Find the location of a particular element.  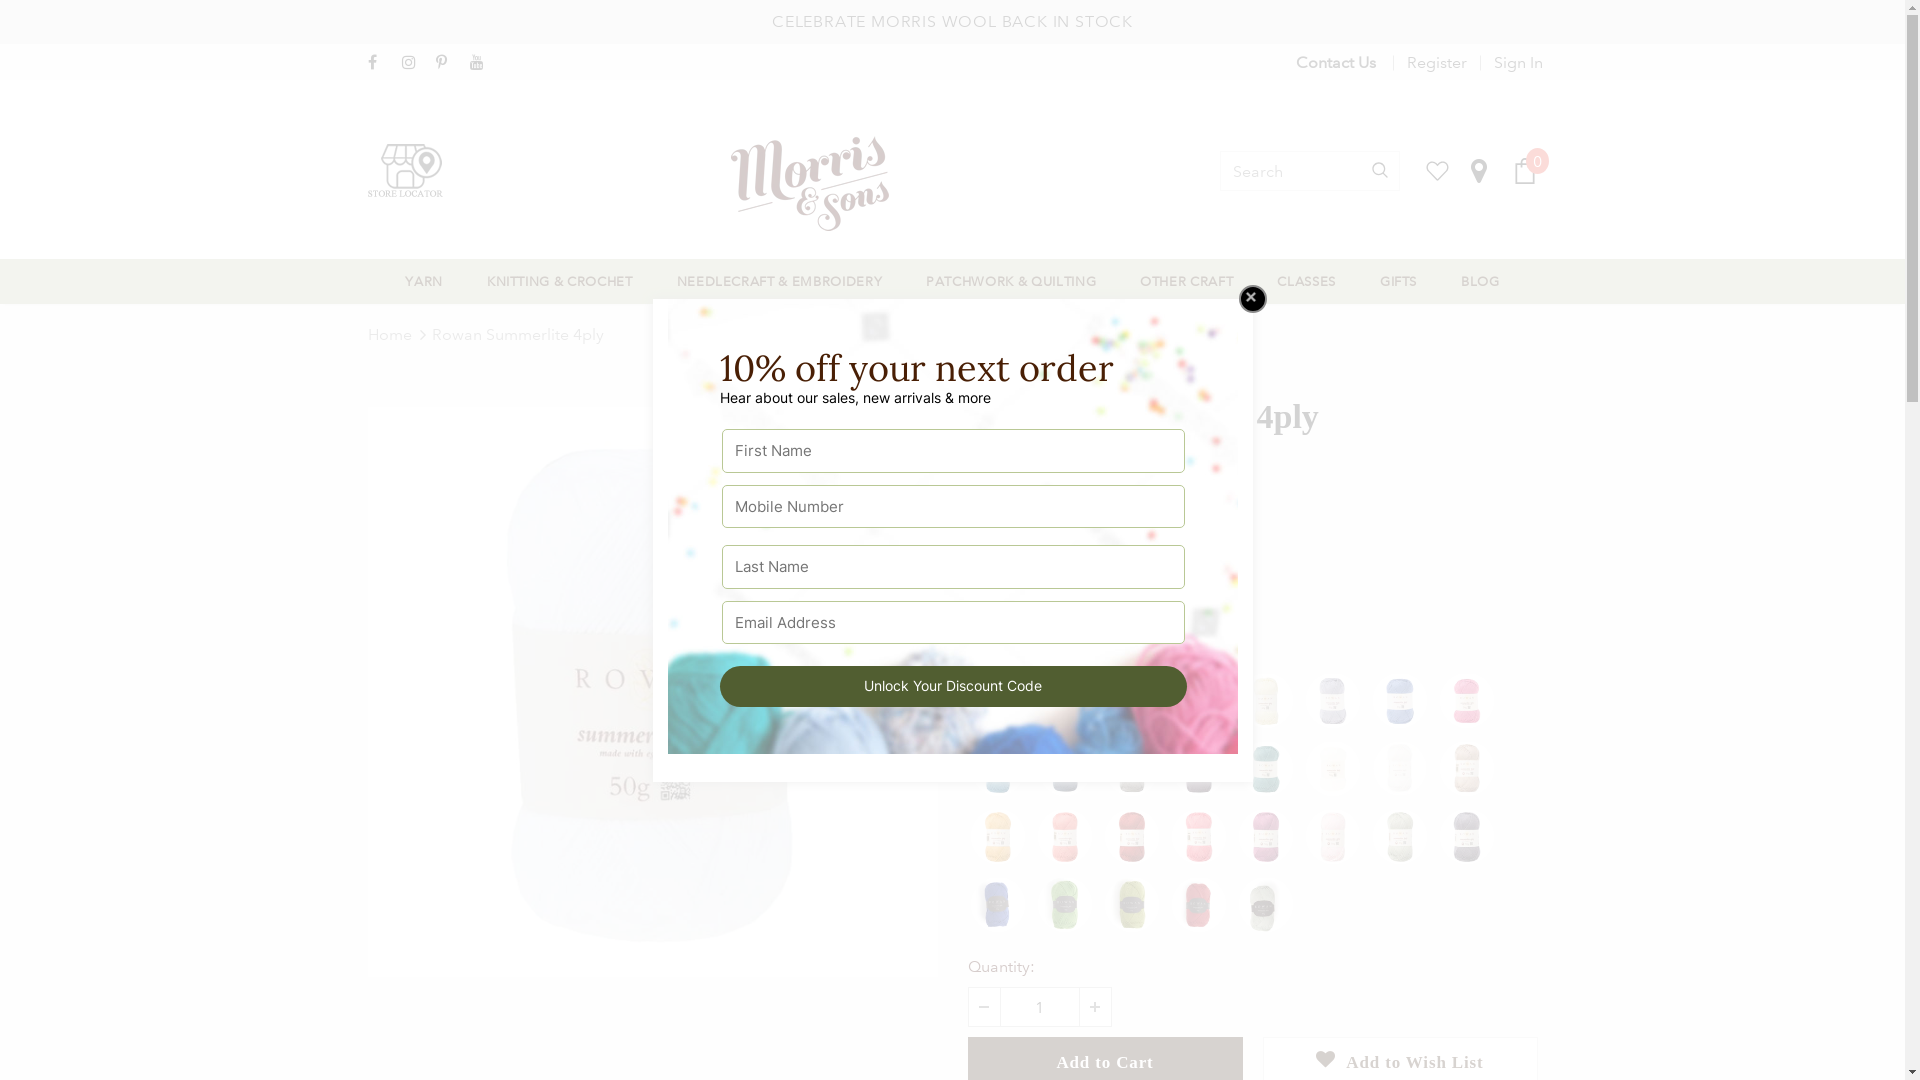

'Contact Us' is located at coordinates (1296, 61).